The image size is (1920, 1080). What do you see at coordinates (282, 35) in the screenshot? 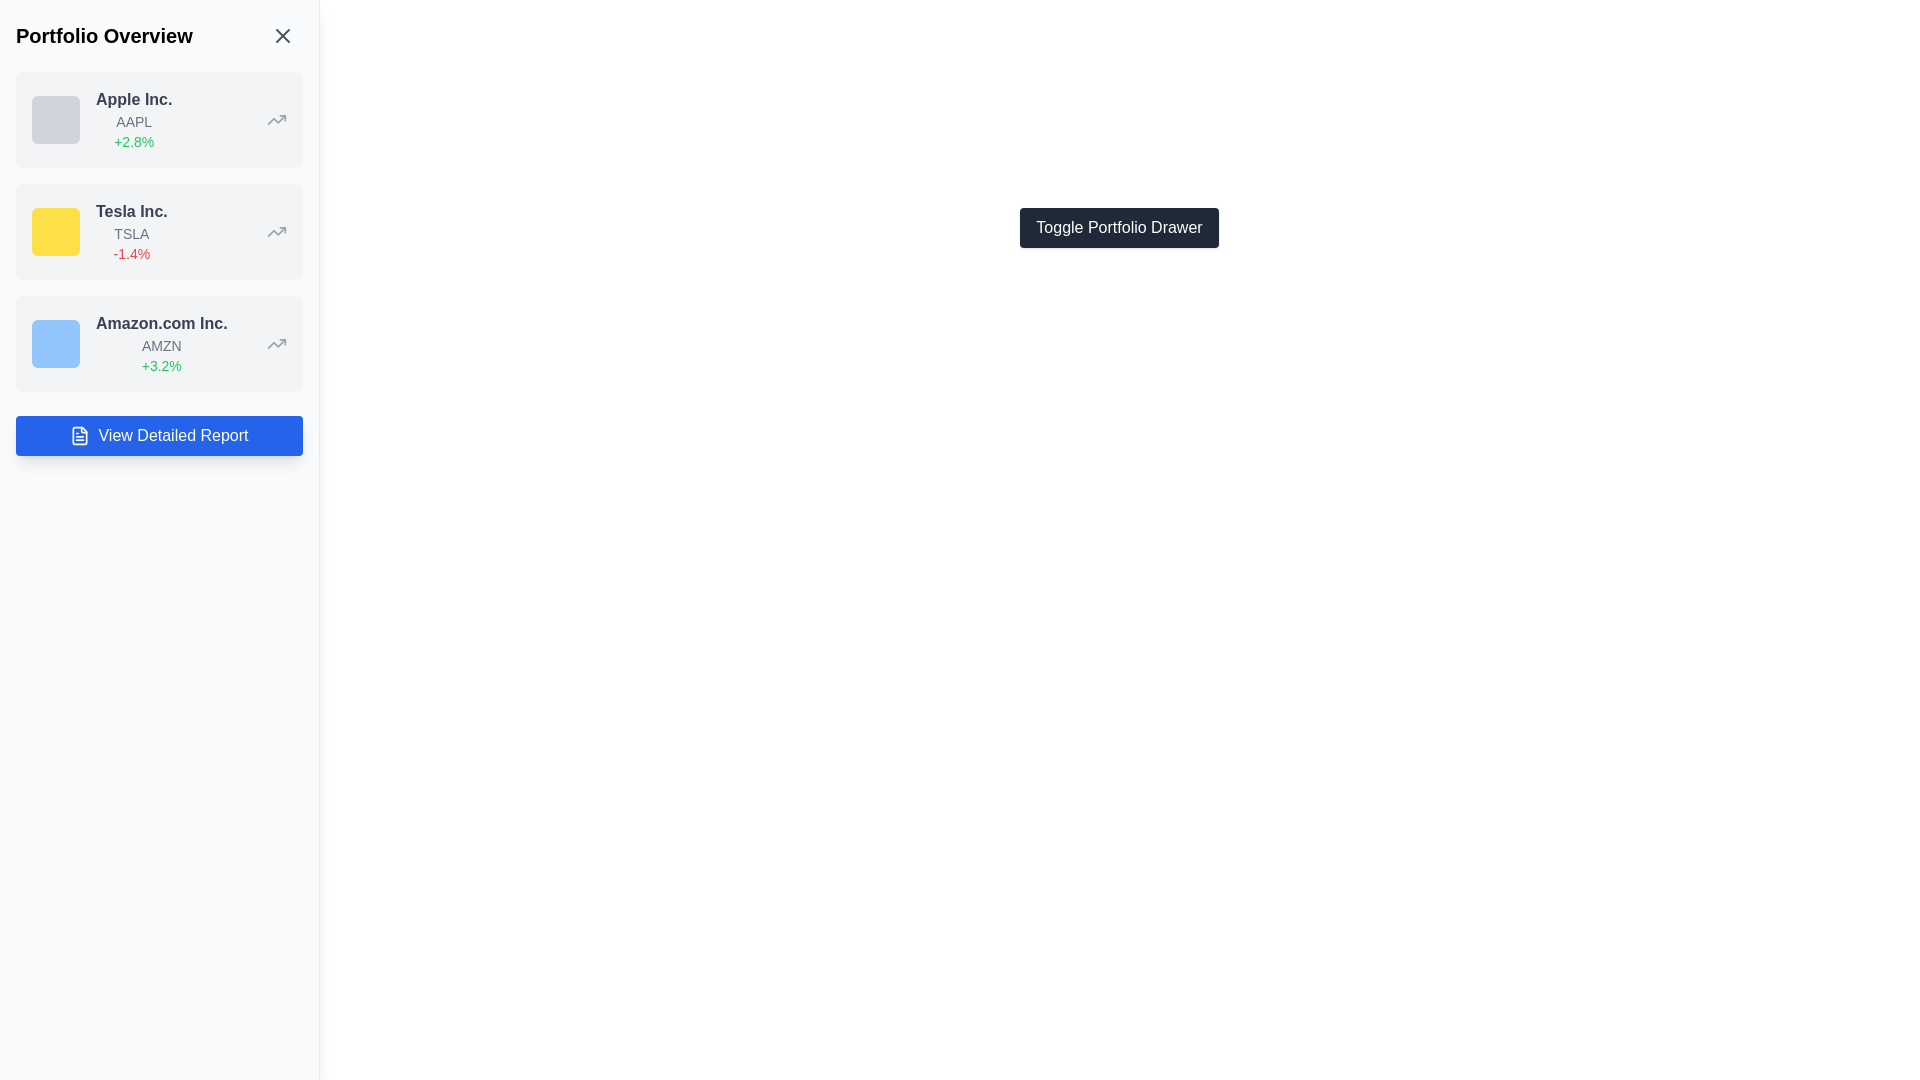
I see `the Close button, which is an 'X' shaped icon located at the top-right corner of the sidebar titled 'Portfolio Overview'` at bounding box center [282, 35].